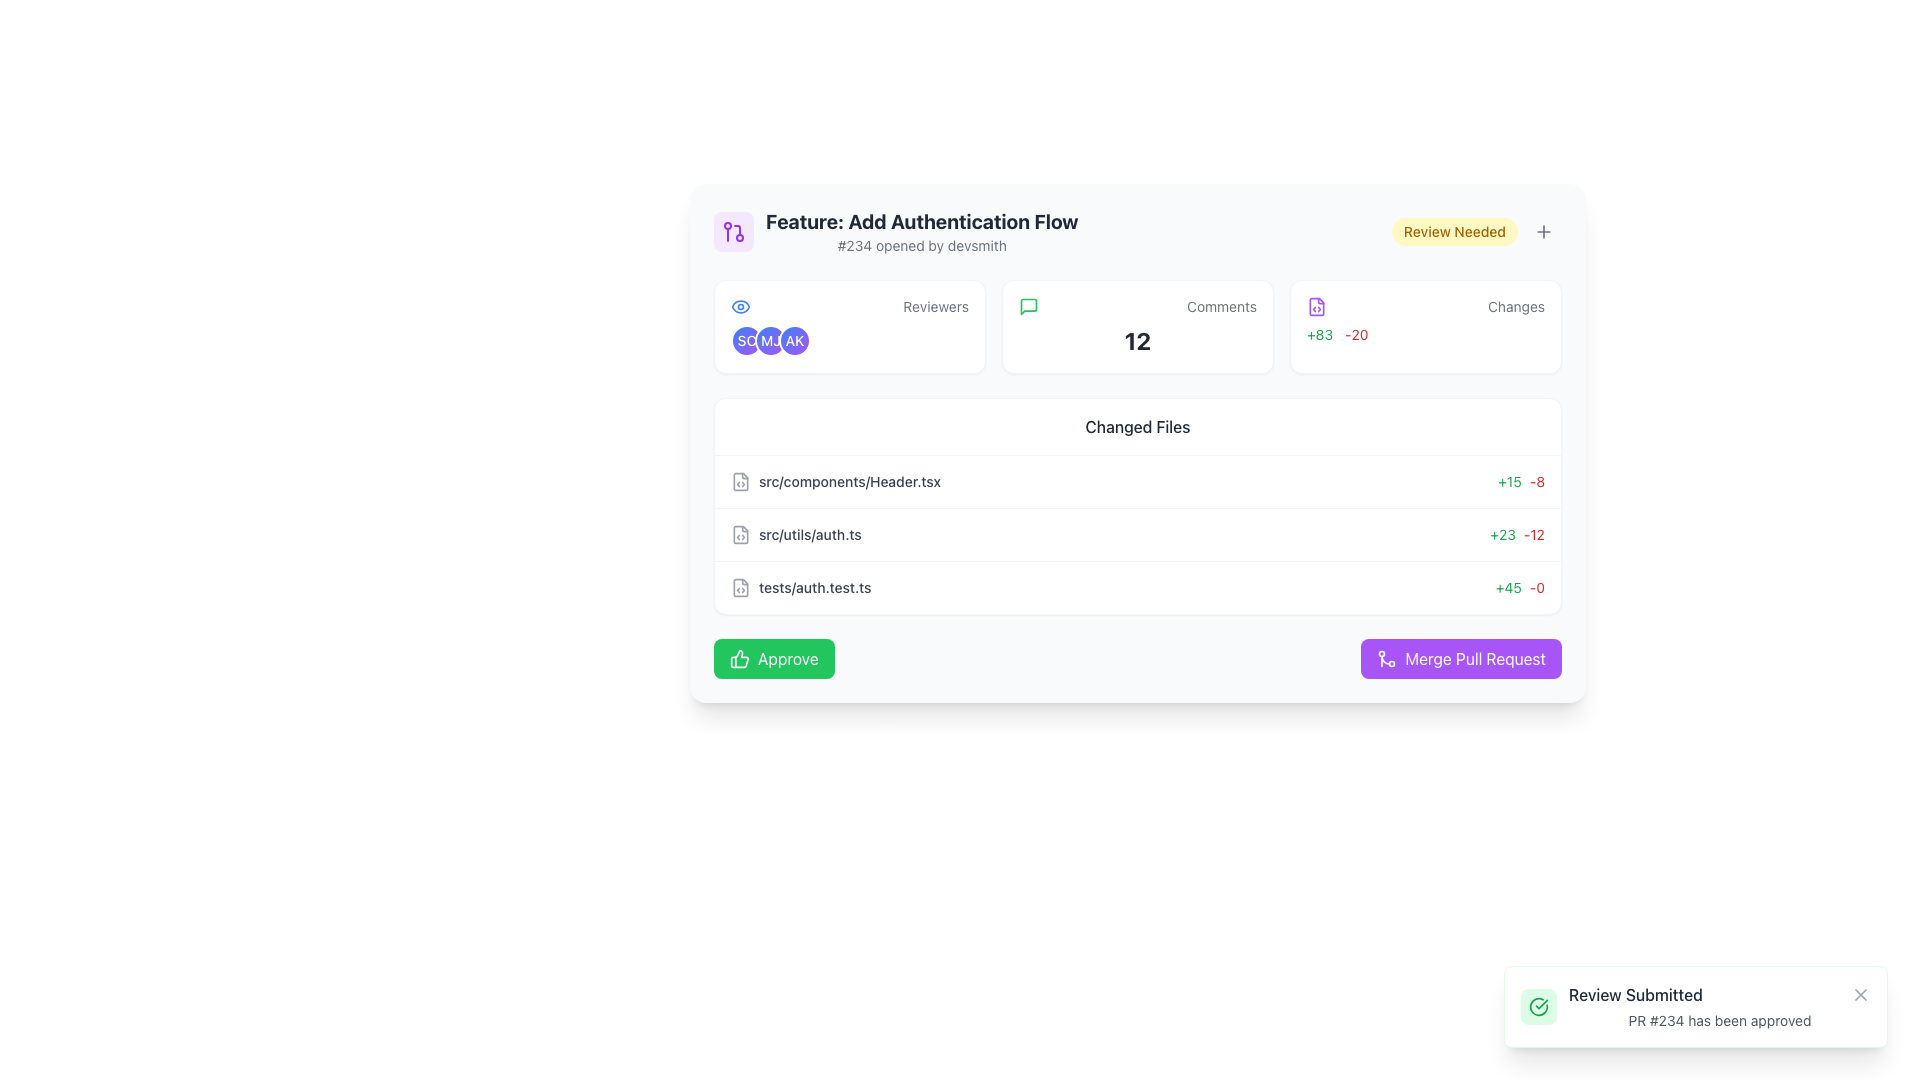  Describe the element at coordinates (1520, 482) in the screenshot. I see `the text element displaying '+15-8' in the rightmost column of the file list for 'src/components/Header.tsx'` at that location.